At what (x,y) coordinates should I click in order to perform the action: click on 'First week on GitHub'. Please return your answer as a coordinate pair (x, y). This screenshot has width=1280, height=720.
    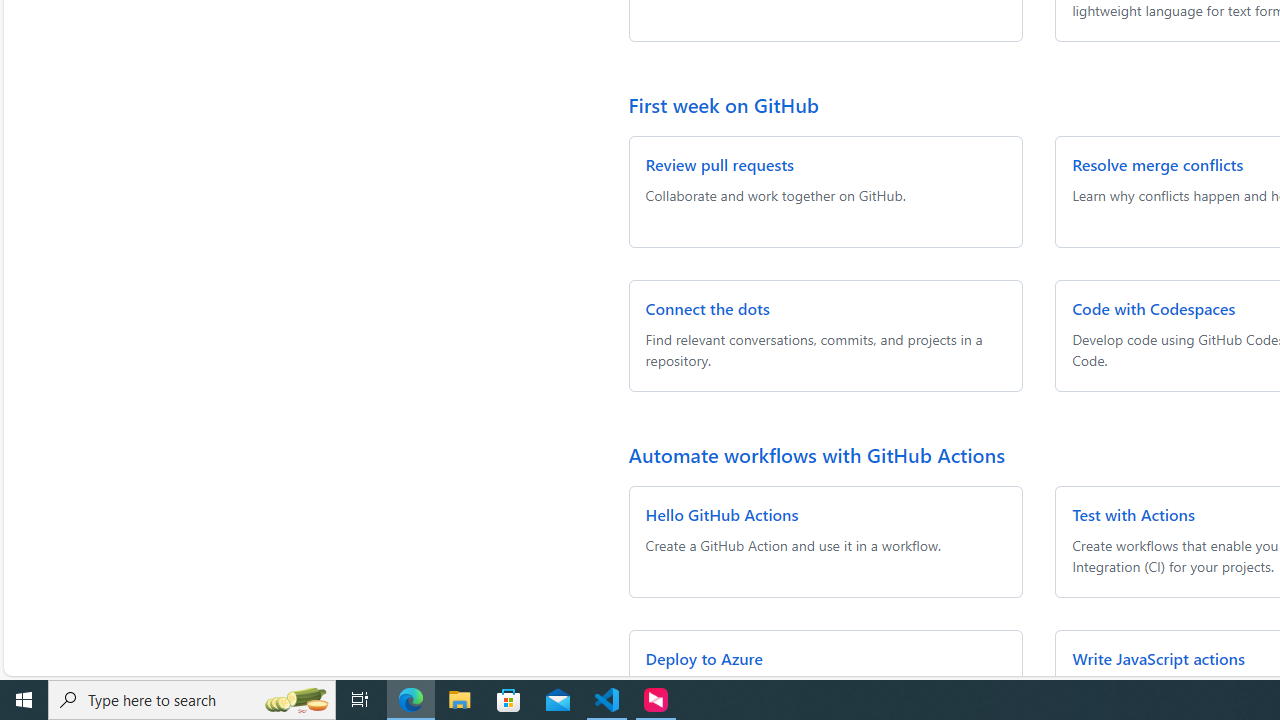
    Looking at the image, I should click on (722, 104).